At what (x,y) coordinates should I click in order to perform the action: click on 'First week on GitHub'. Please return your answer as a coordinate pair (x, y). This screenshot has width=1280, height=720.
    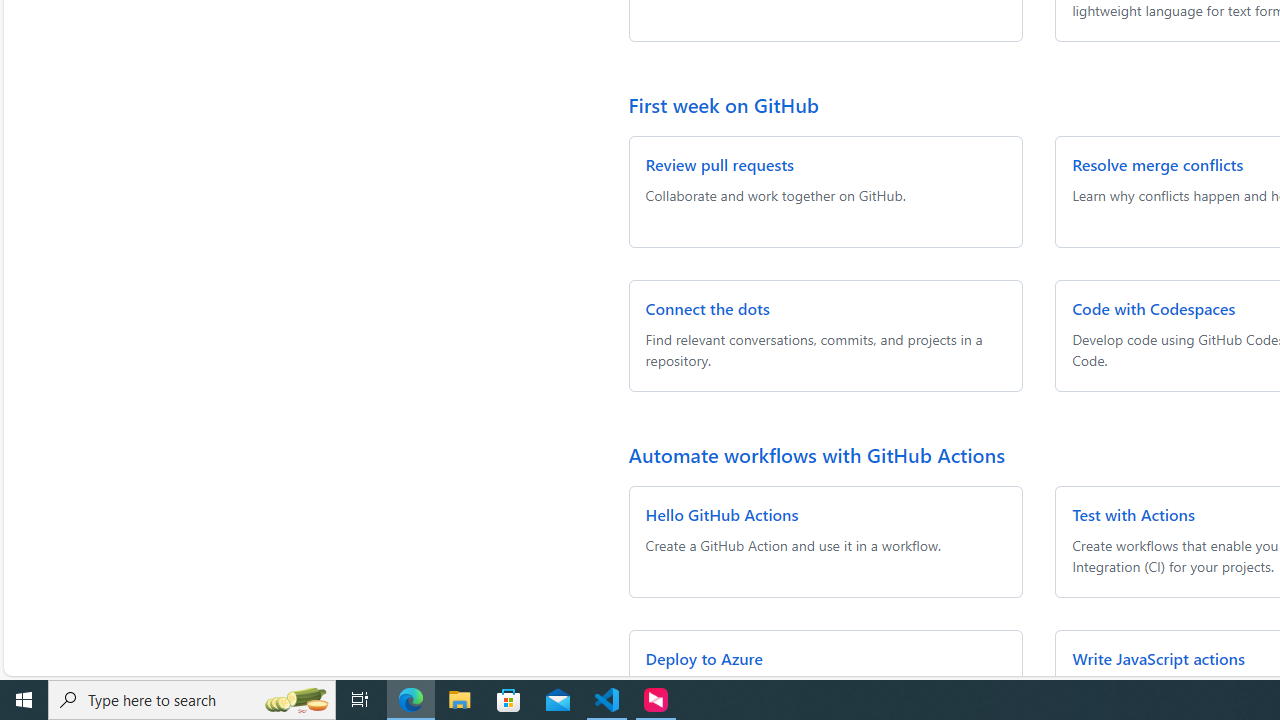
    Looking at the image, I should click on (722, 104).